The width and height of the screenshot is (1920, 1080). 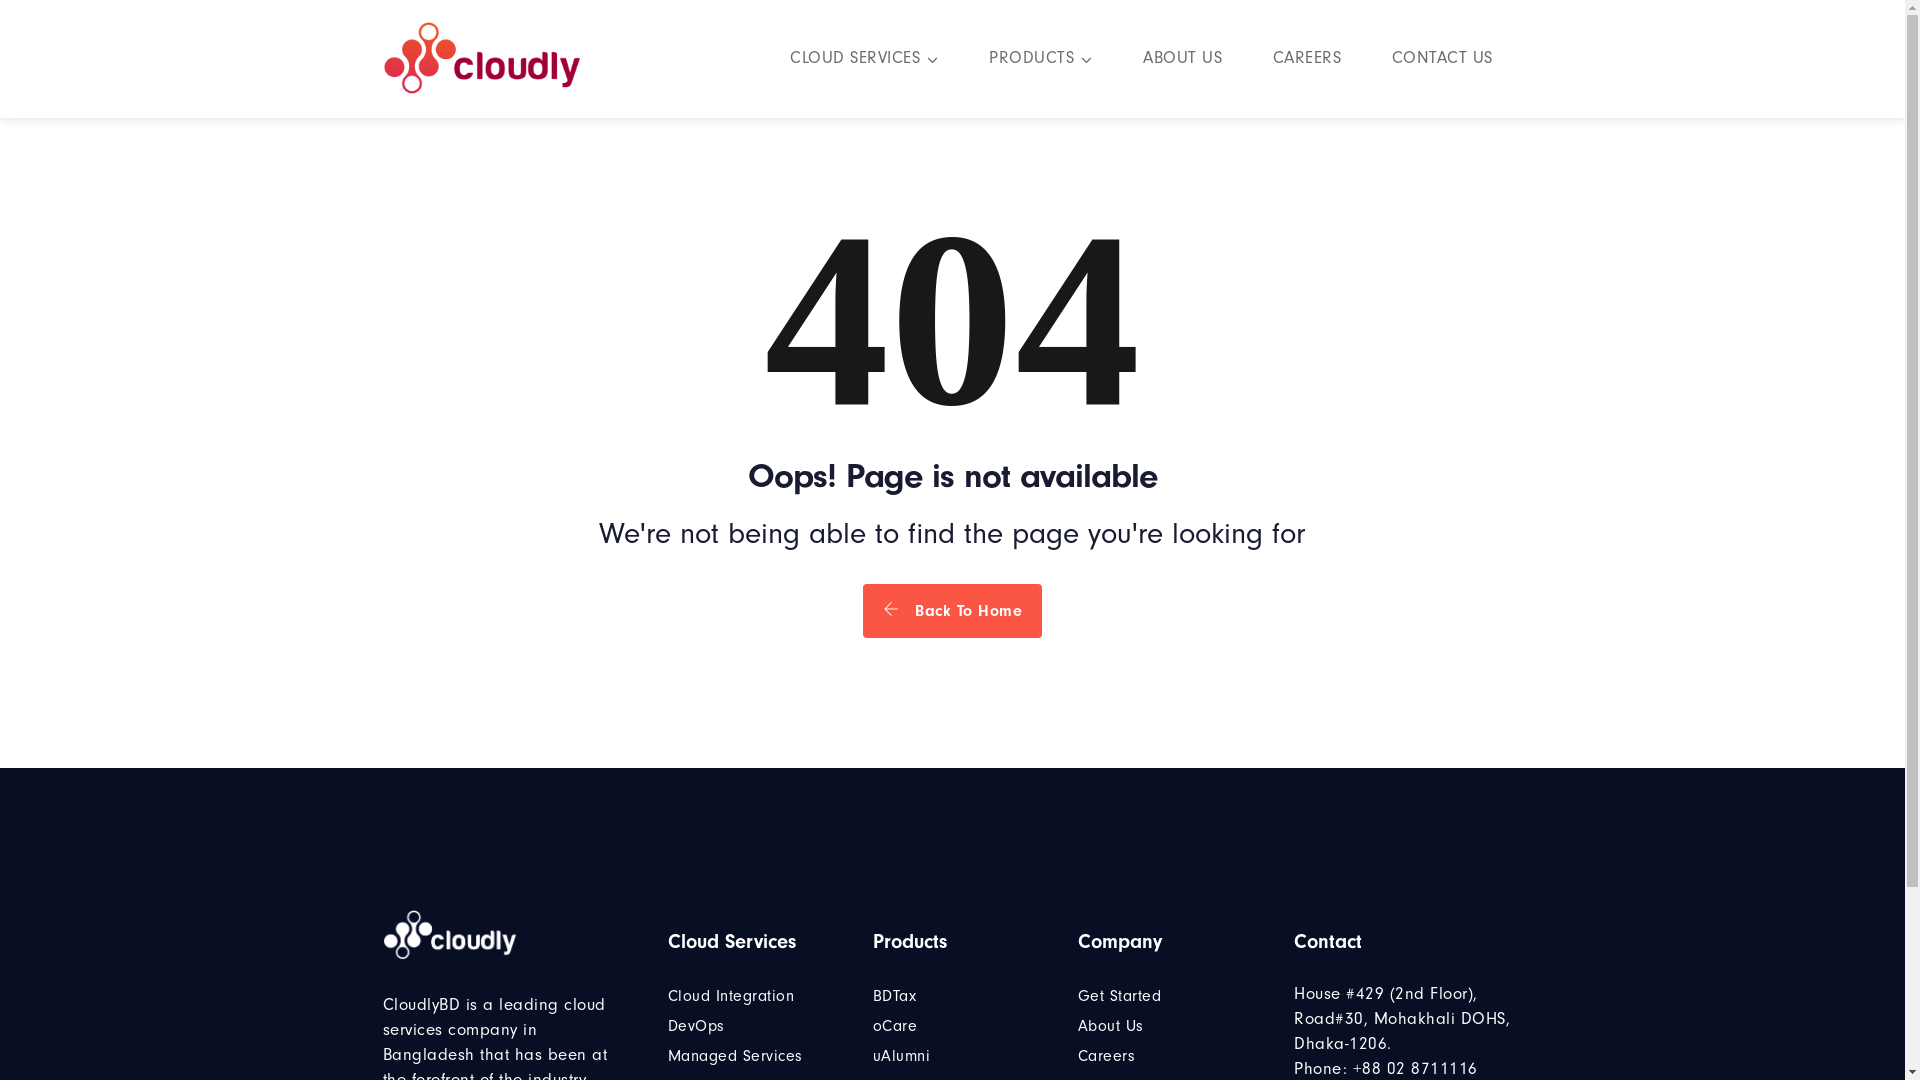 What do you see at coordinates (863, 609) in the screenshot?
I see `'Back To Home'` at bounding box center [863, 609].